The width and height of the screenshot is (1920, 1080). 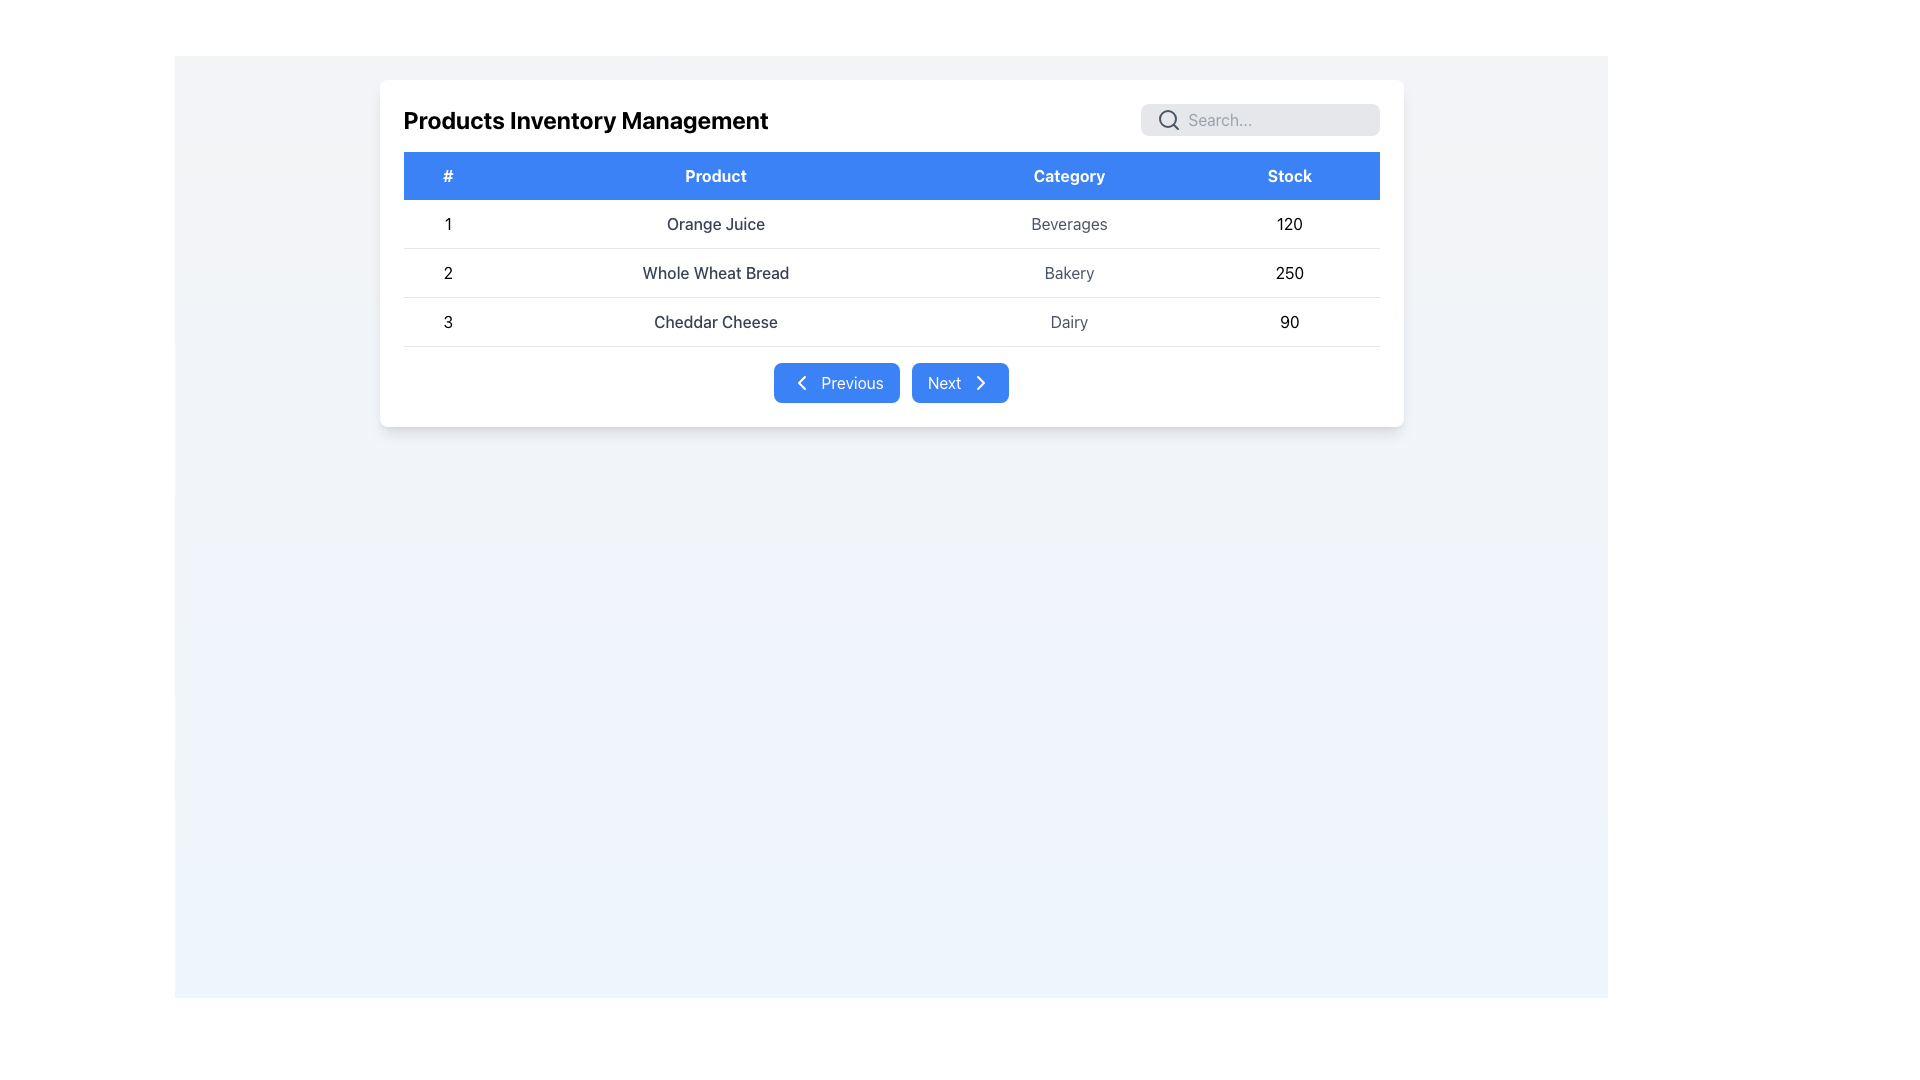 What do you see at coordinates (1258, 119) in the screenshot?
I see `the search bar located on the right side of the 'Products Inventory Management' title to focus it for user input` at bounding box center [1258, 119].